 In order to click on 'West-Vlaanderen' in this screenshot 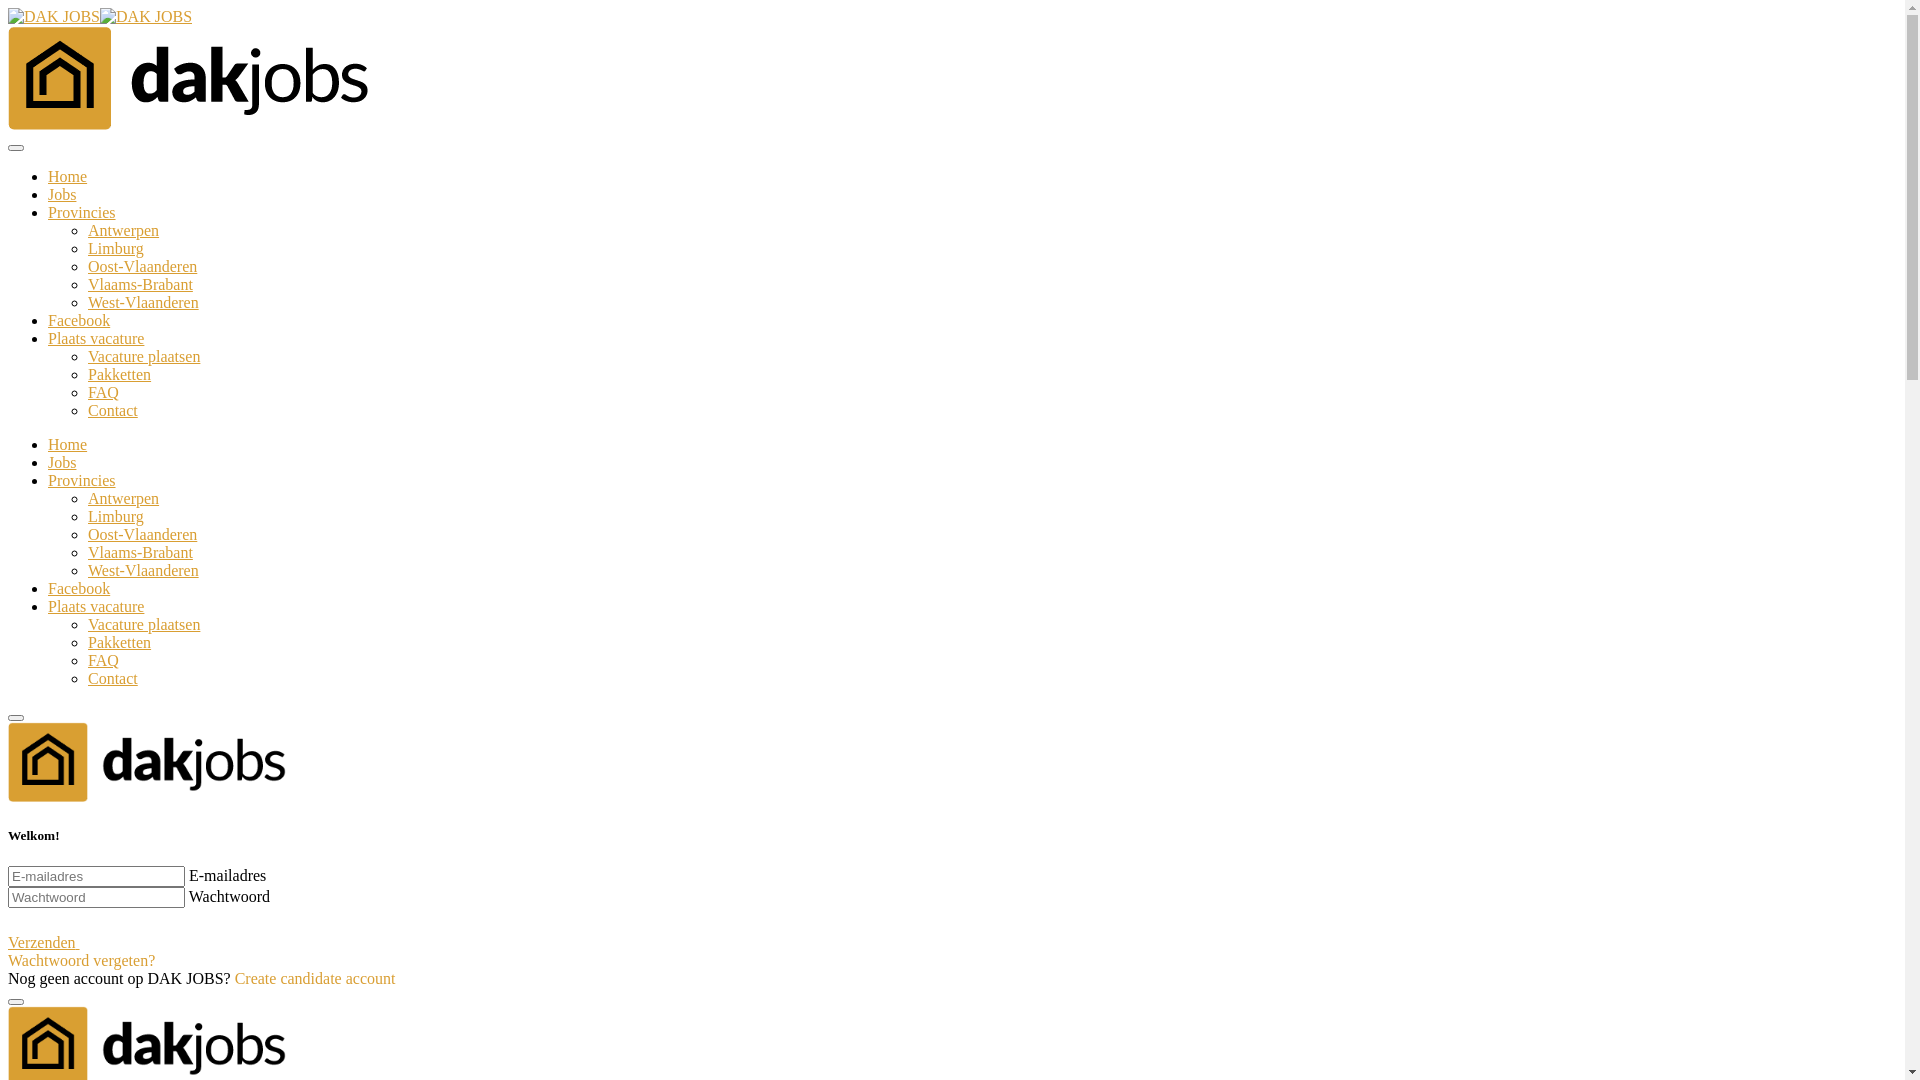, I will do `click(142, 302)`.